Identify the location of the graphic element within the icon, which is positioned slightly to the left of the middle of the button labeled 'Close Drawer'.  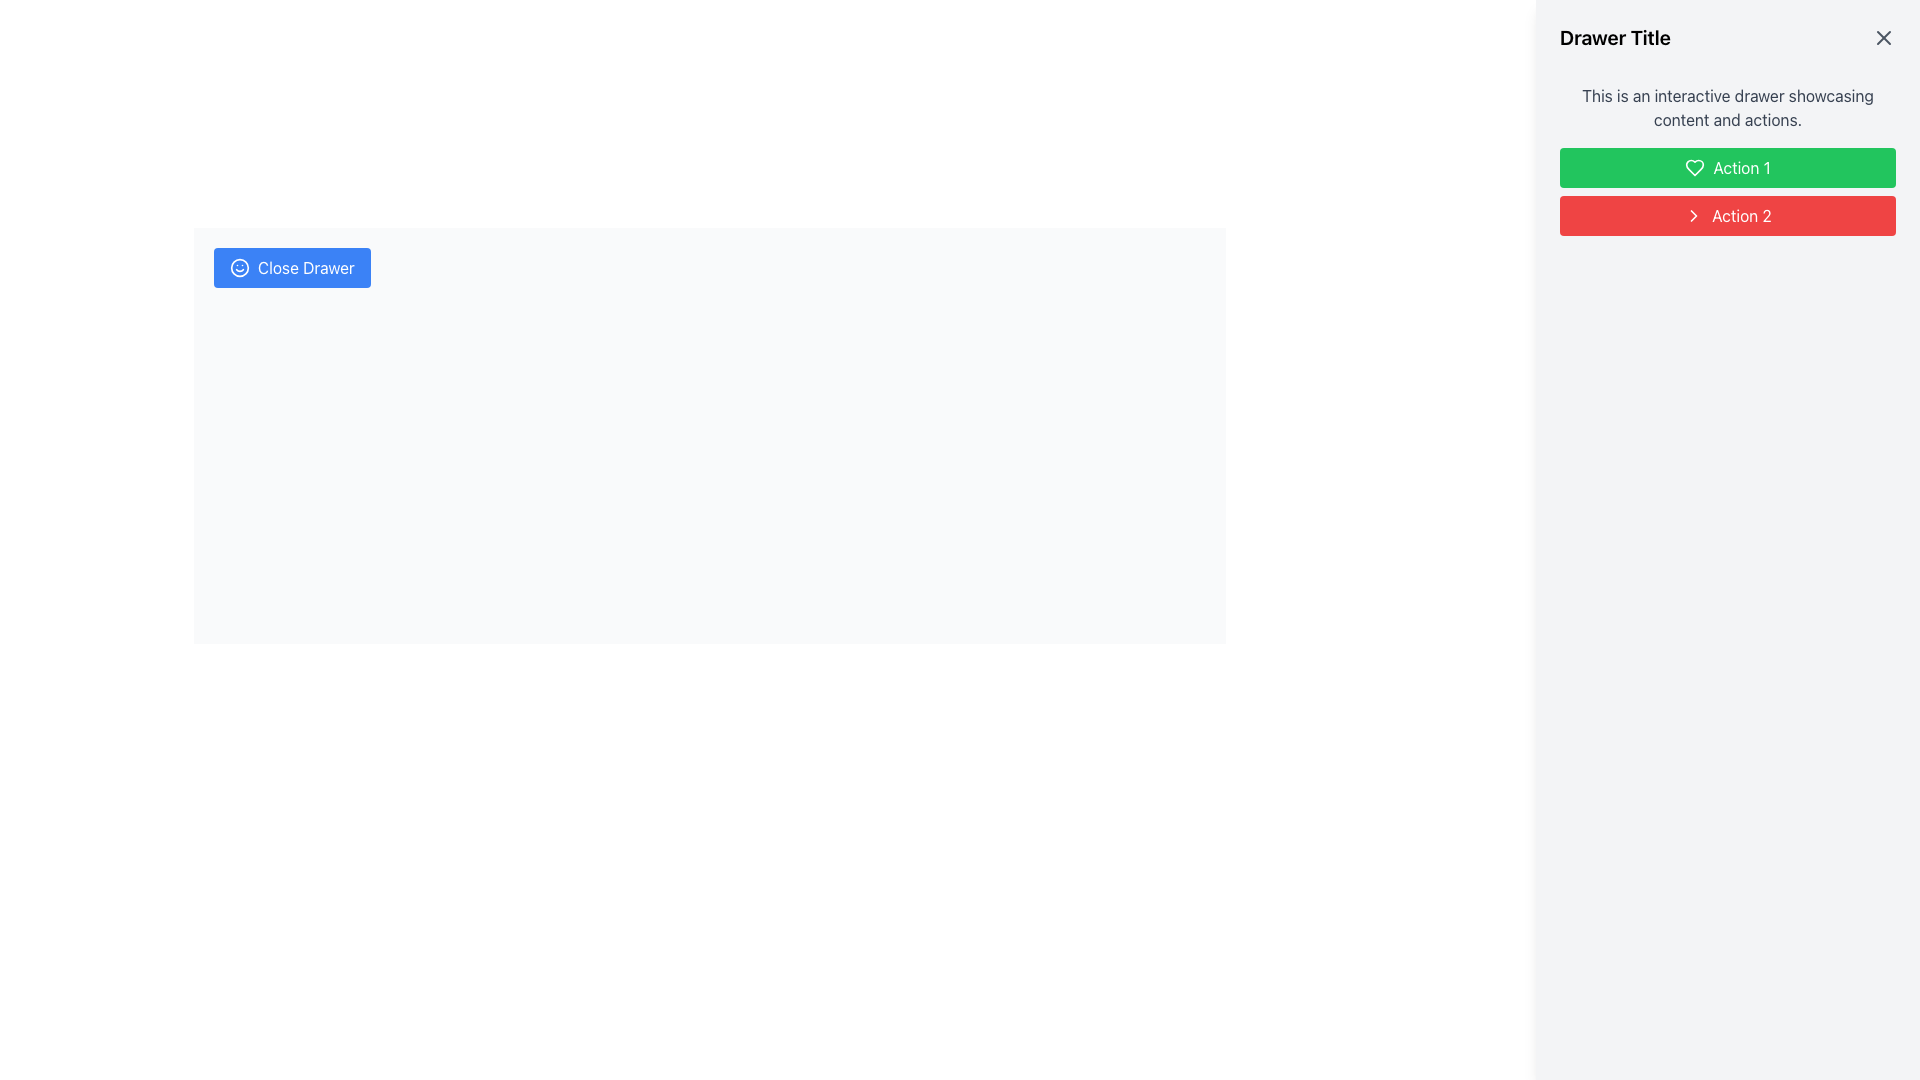
(240, 266).